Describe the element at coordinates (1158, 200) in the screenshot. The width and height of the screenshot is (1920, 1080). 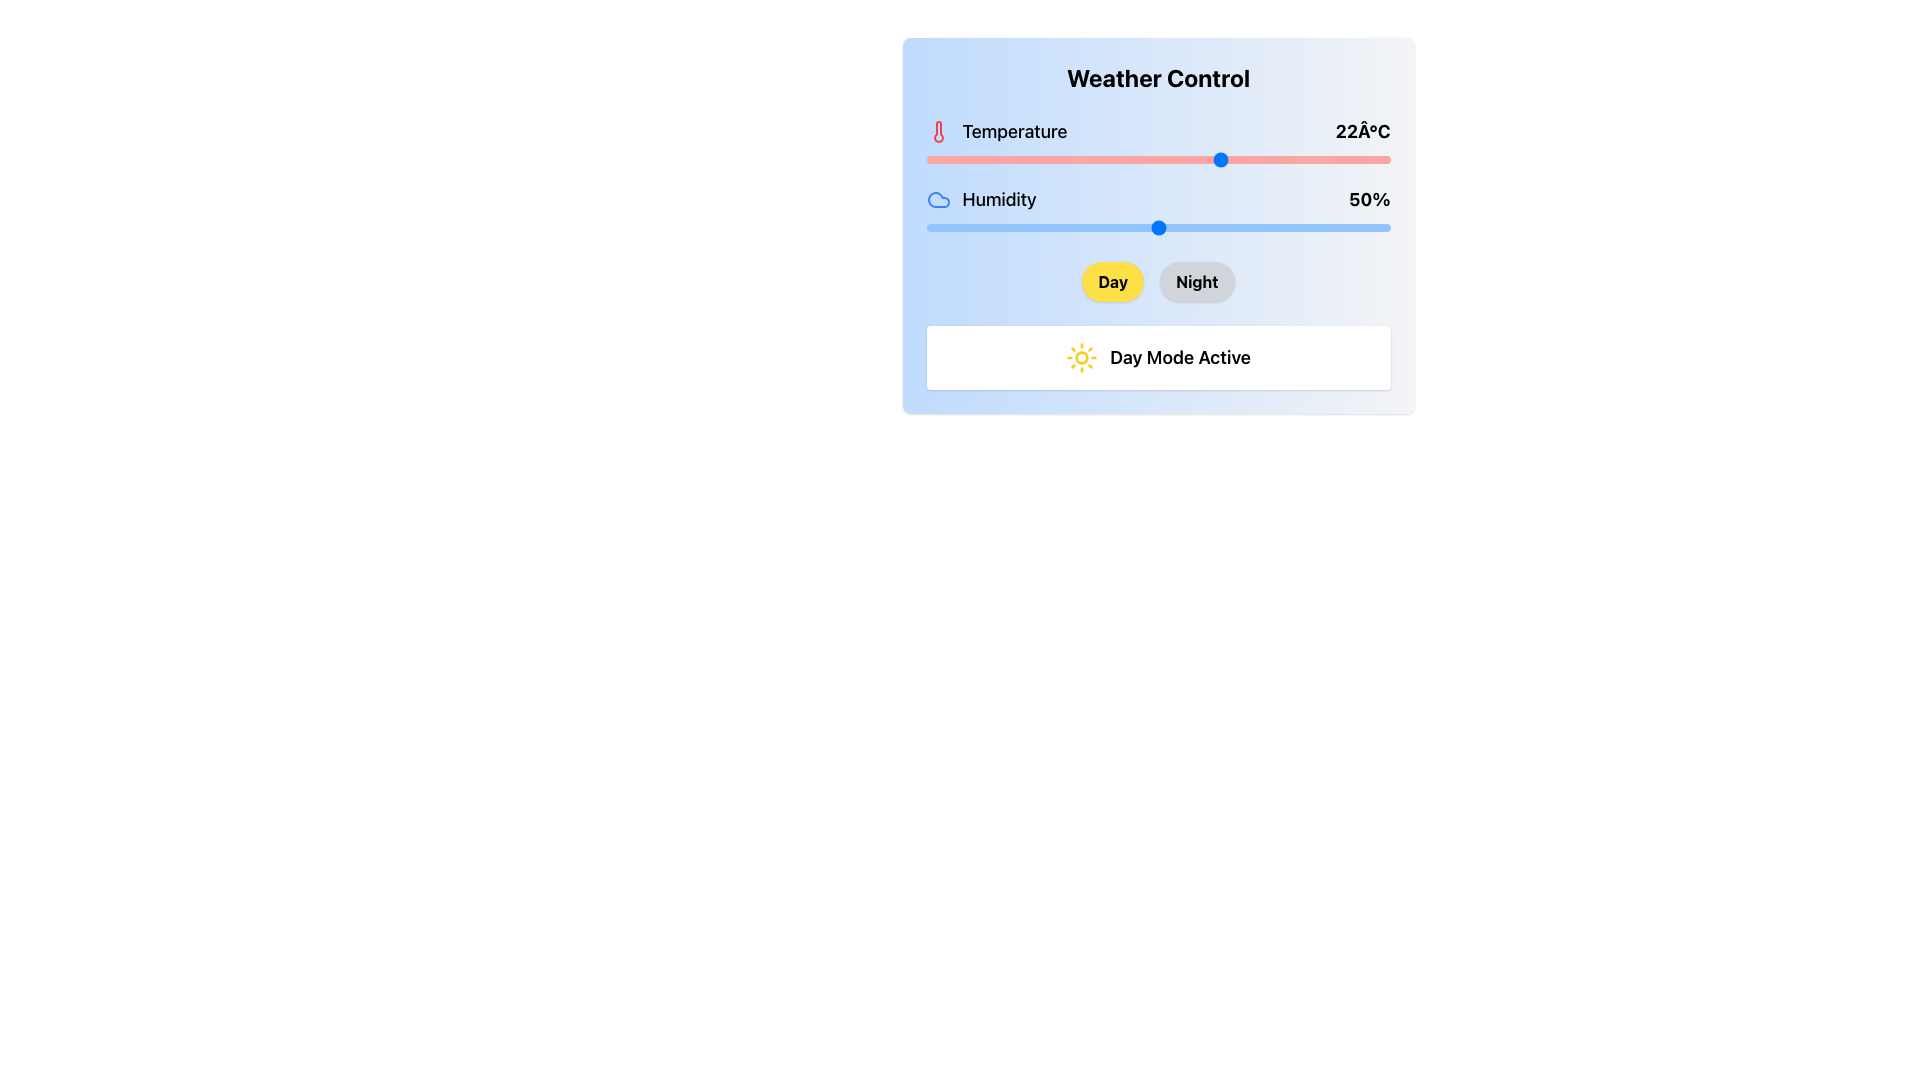
I see `the Informational display element that shows the current humidity level of '50%' in the Weather Control card, which is located below the Temperature element` at that location.